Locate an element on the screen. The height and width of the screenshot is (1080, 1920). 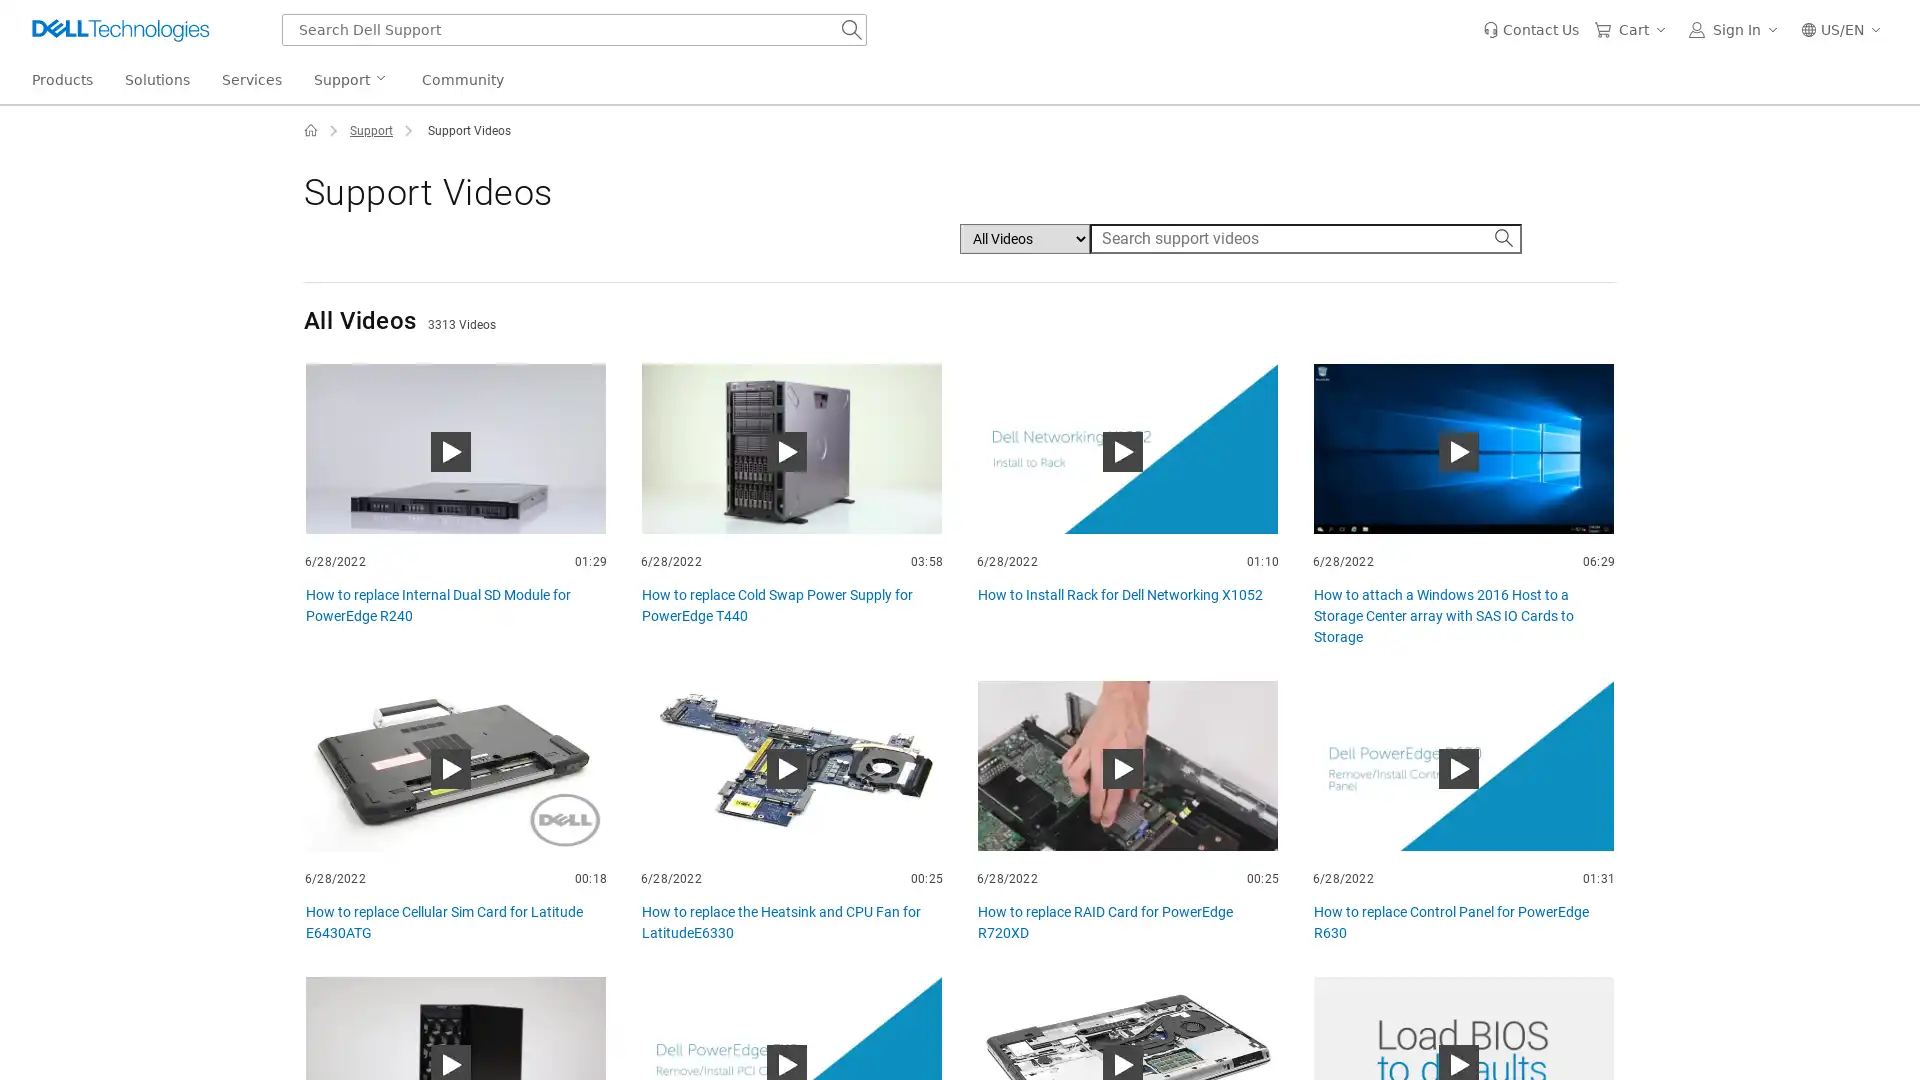
How to replace Cold Swap Power Supply for PowerEdge T440 Play is located at coordinates (791, 447).